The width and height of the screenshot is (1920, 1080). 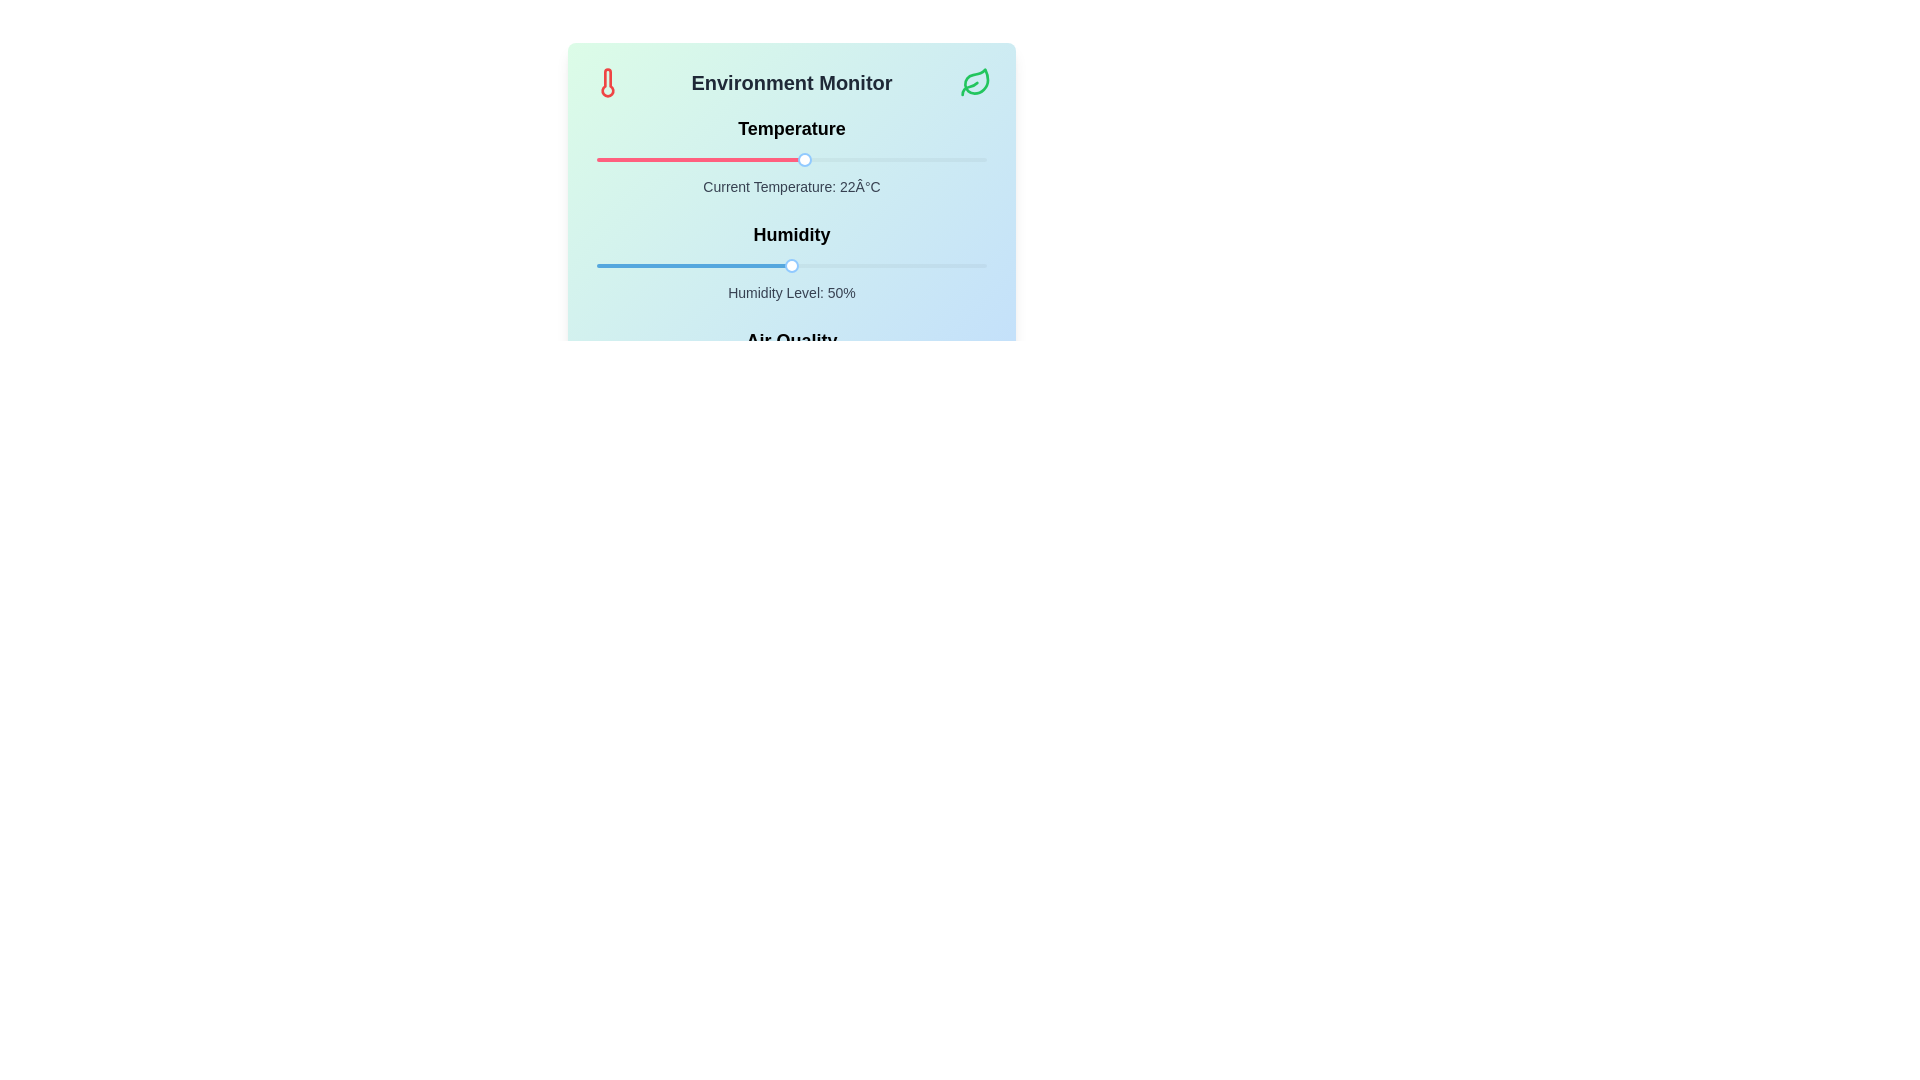 I want to click on slider value, so click(x=743, y=265).